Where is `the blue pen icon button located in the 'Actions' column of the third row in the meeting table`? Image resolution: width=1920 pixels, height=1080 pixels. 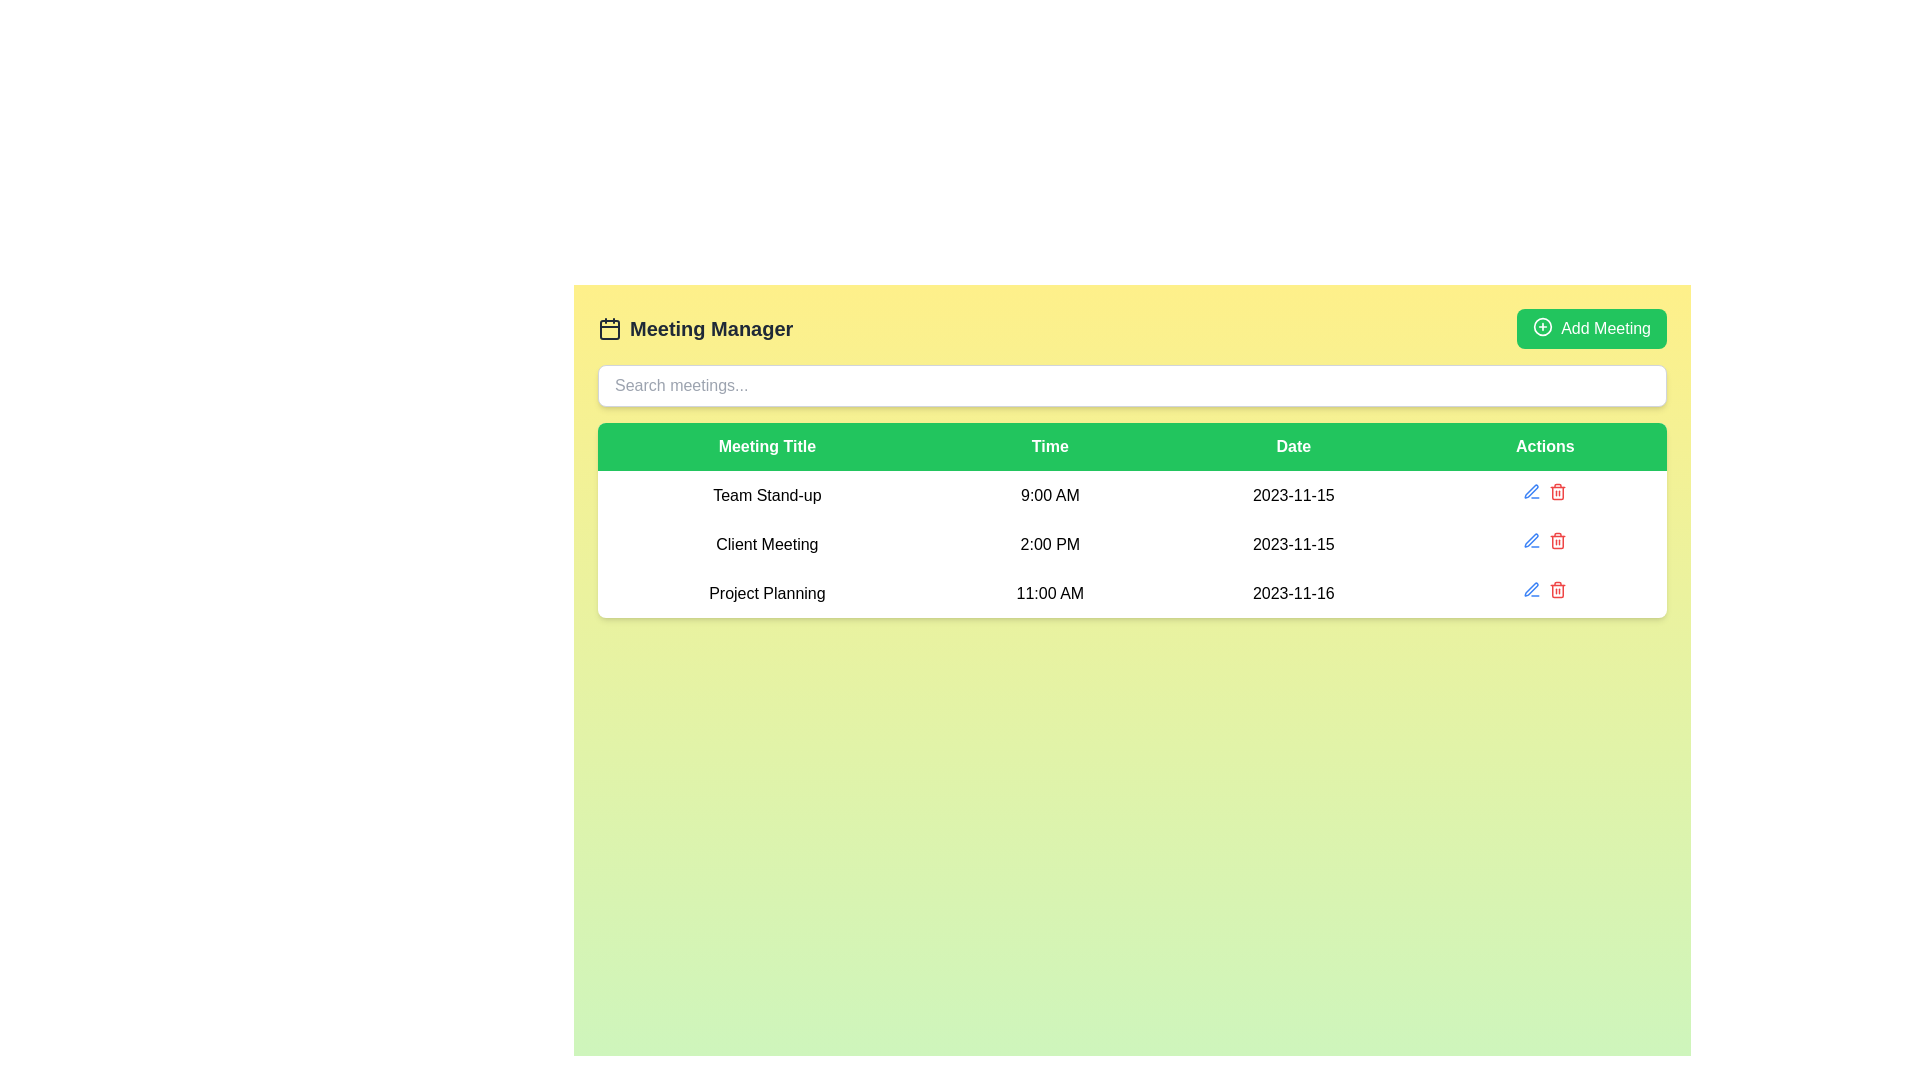 the blue pen icon button located in the 'Actions' column of the third row in the meeting table is located at coordinates (1531, 589).